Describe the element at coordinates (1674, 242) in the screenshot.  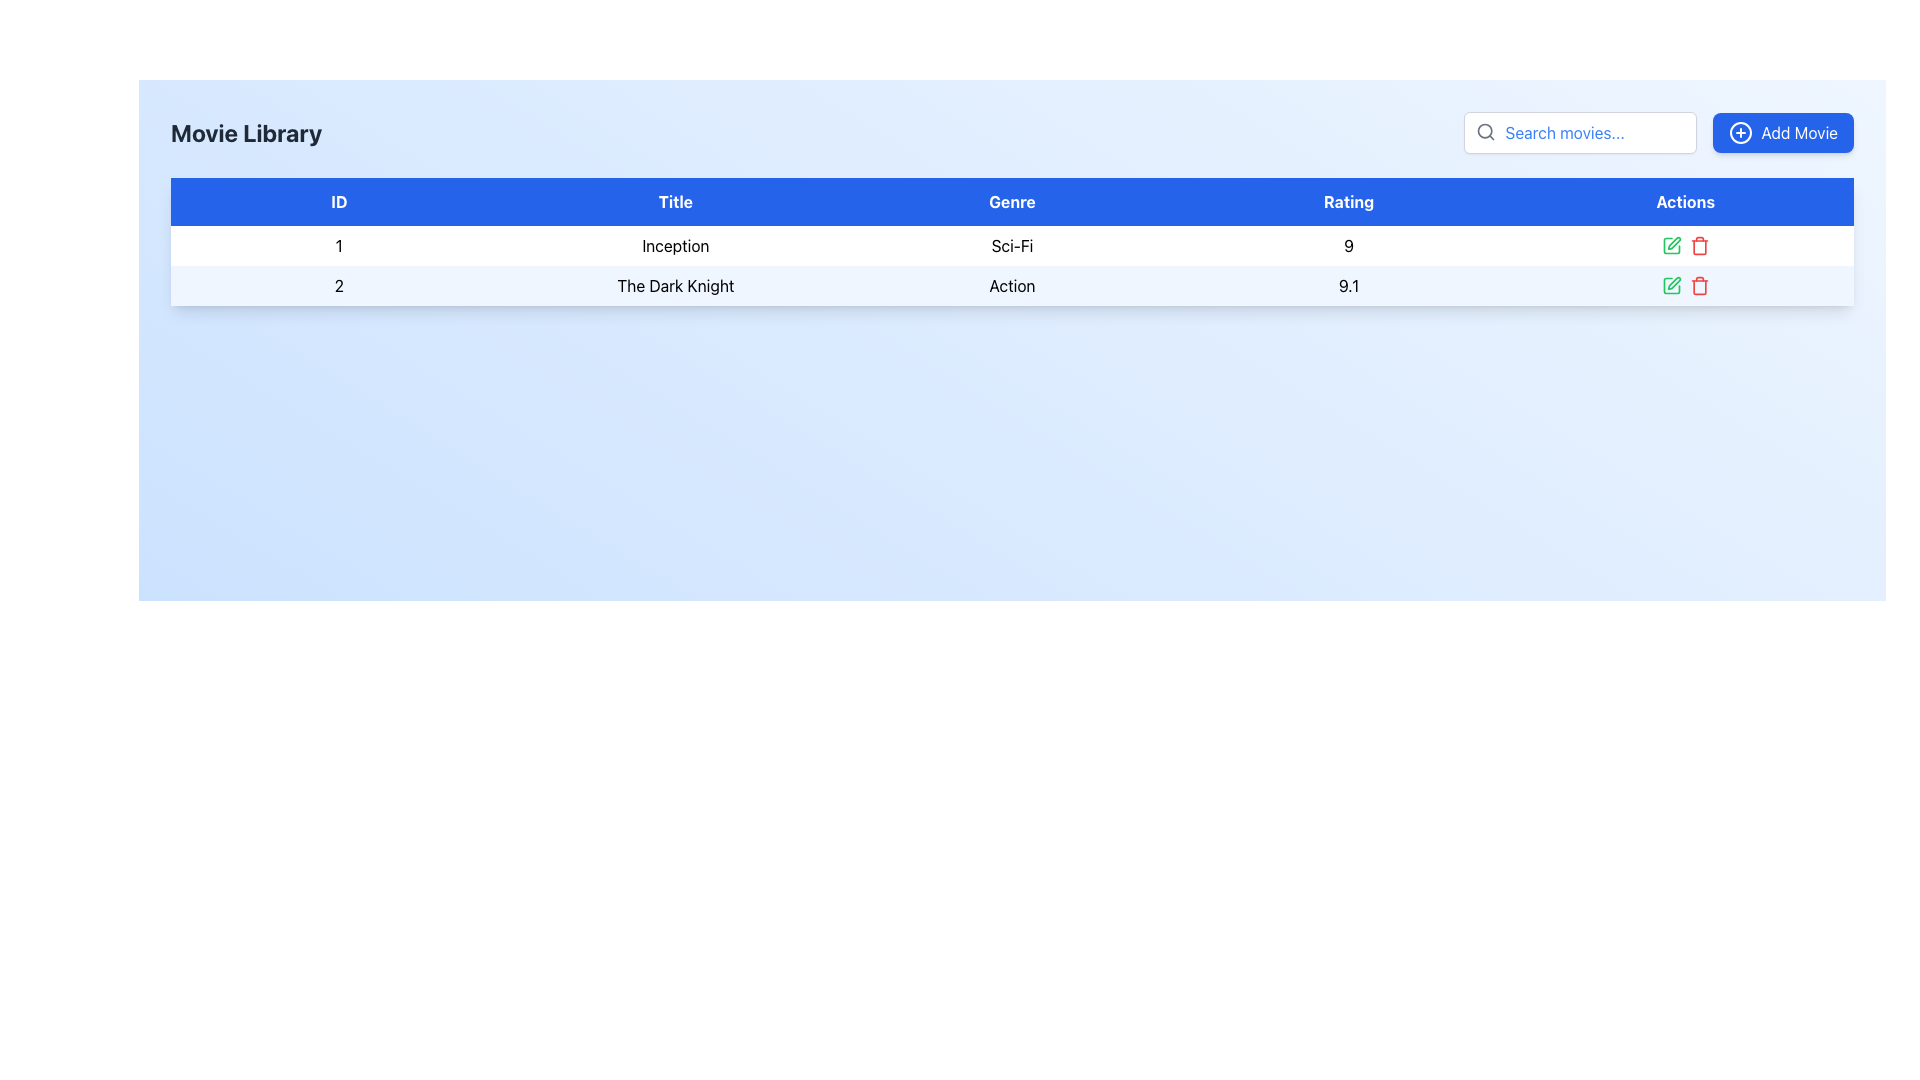
I see `the small green pencil icon in the 'Actions' column of the second table row to initiate editing` at that location.